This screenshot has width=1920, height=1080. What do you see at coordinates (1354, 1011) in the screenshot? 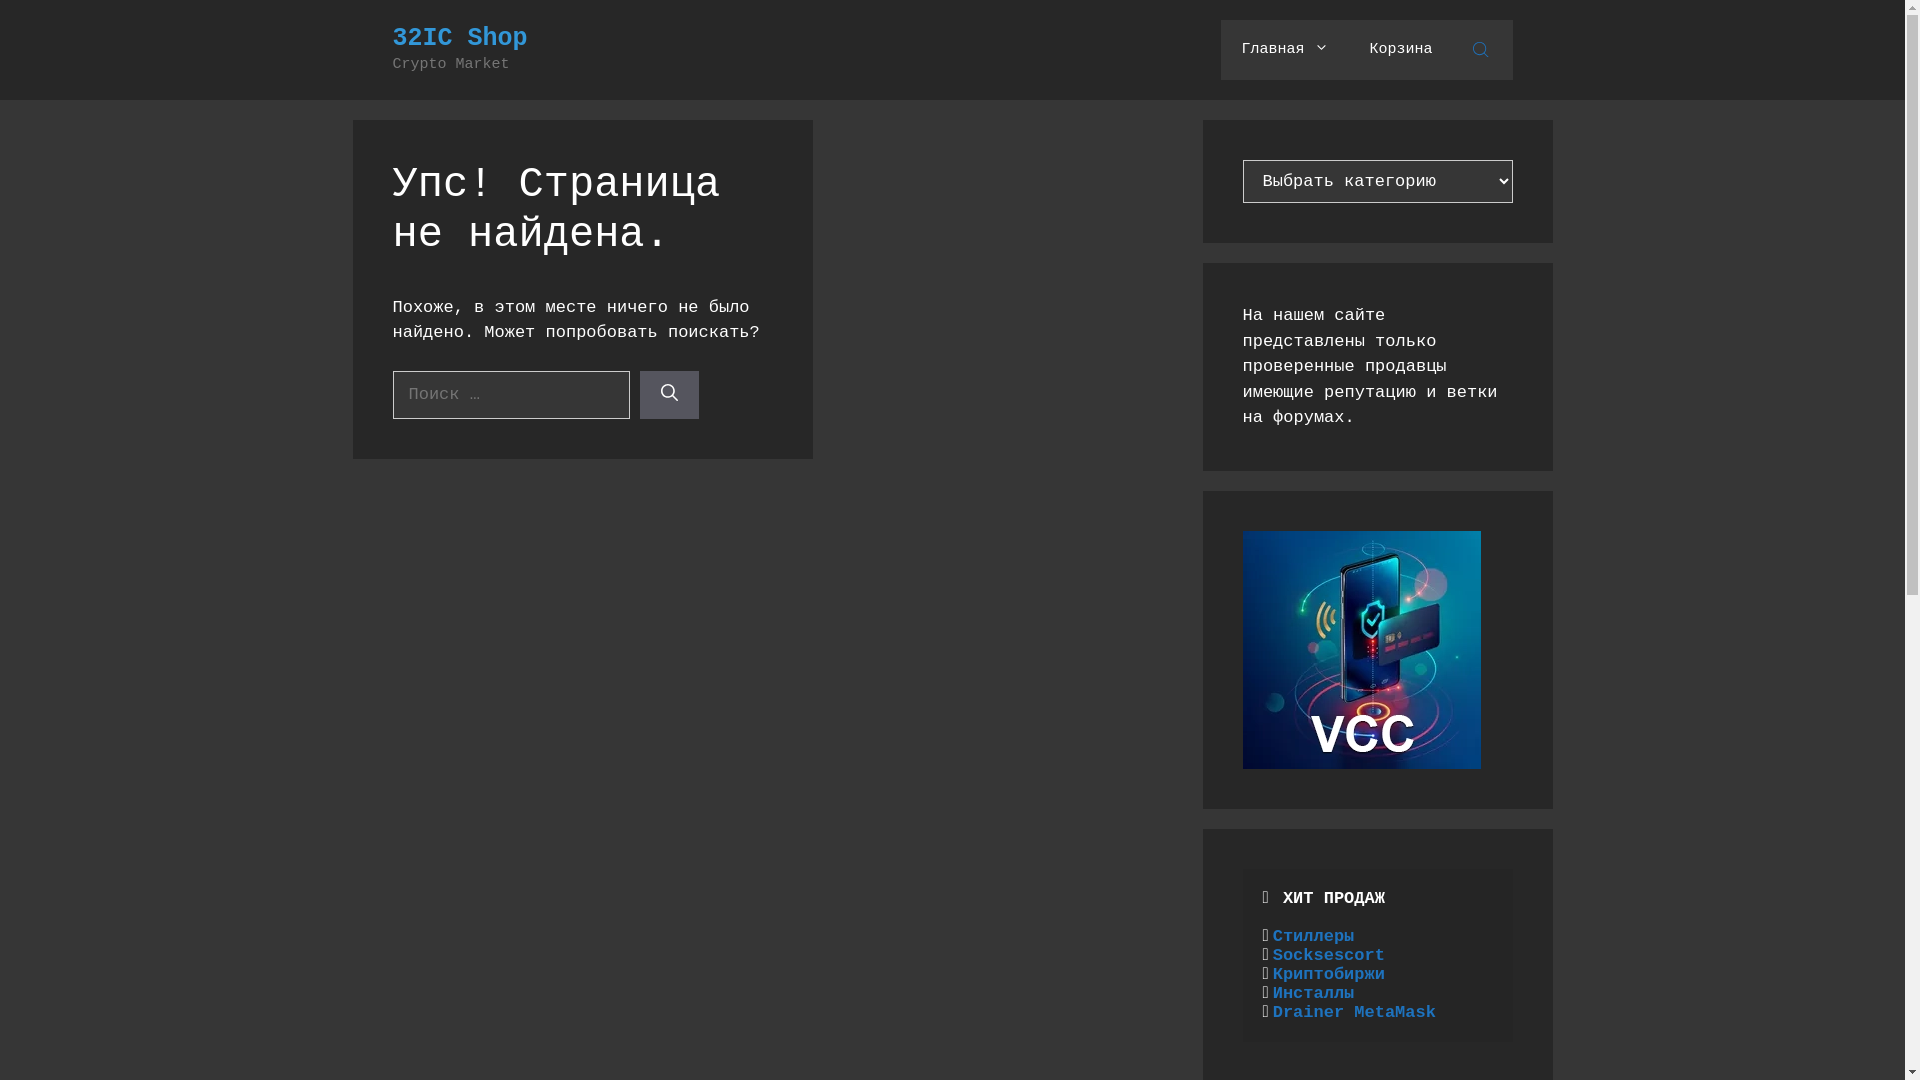
I see `'Drainer MetaMask'` at bounding box center [1354, 1011].